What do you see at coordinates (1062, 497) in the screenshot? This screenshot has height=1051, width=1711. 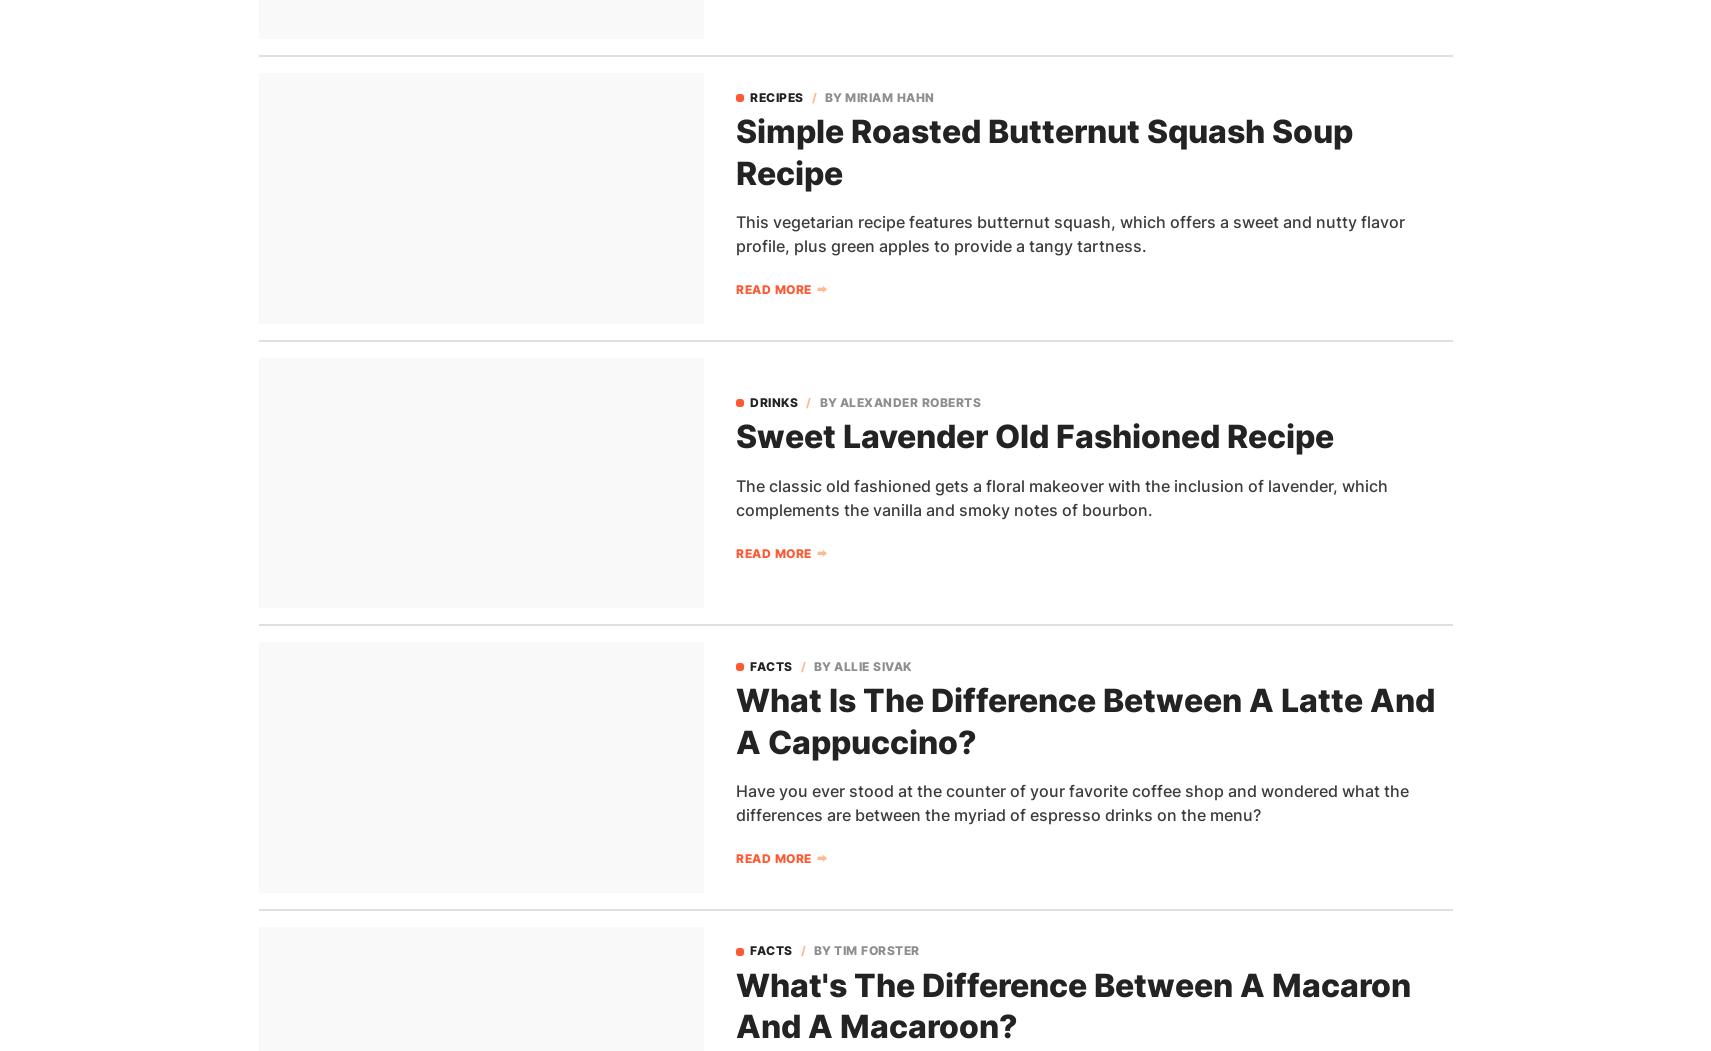 I see `'The classic old fashioned gets a floral makeover with the inclusion of lavender, which complements the vanilla and smoky notes of bourbon.'` at bounding box center [1062, 497].